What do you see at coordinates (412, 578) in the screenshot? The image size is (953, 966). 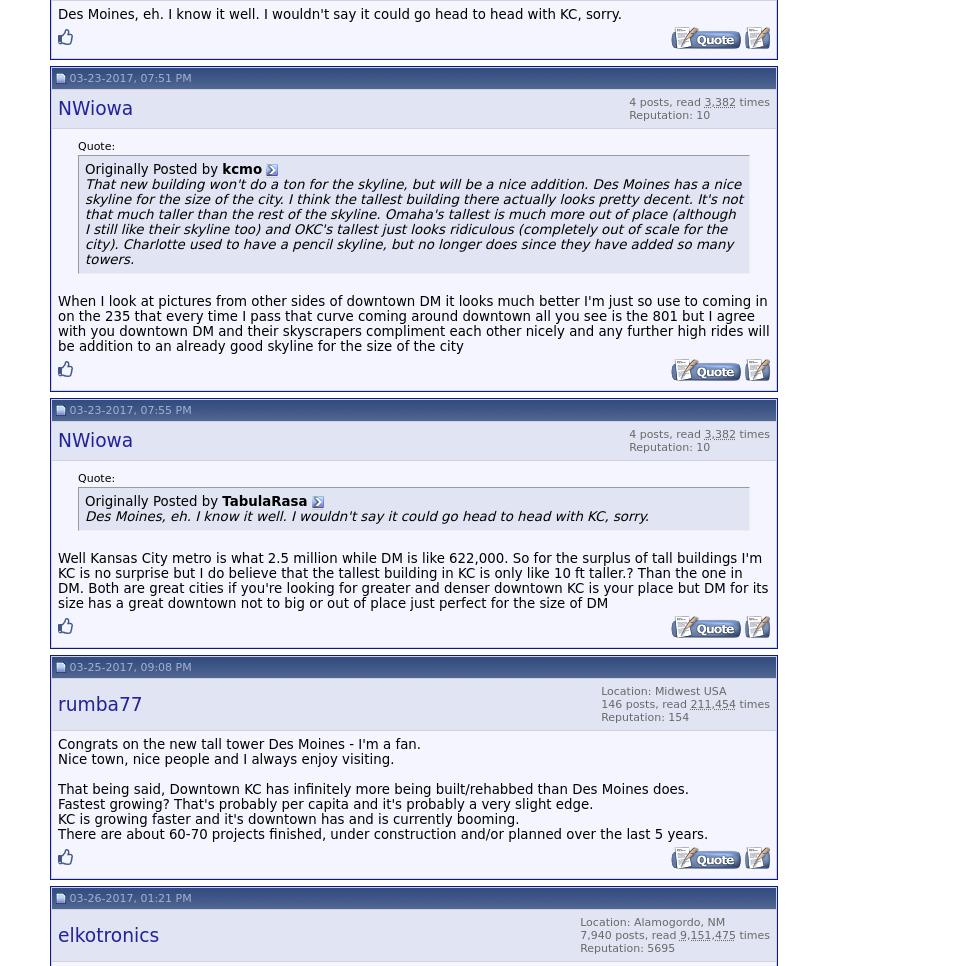 I see `'Well Kansas City metro is what 2.5 million while DM is like 622,000. So for the surplus of tall buildings I'm KC is no surprise but I do believe that the tallest building in KC is only like 10 ft taller.? Than the one in DM. Both are great cities if you're looking for greater and denser downtown KC is your place but DM for its size has a great downtown not to big or out of place just perfect for the size of DM'` at bounding box center [412, 578].